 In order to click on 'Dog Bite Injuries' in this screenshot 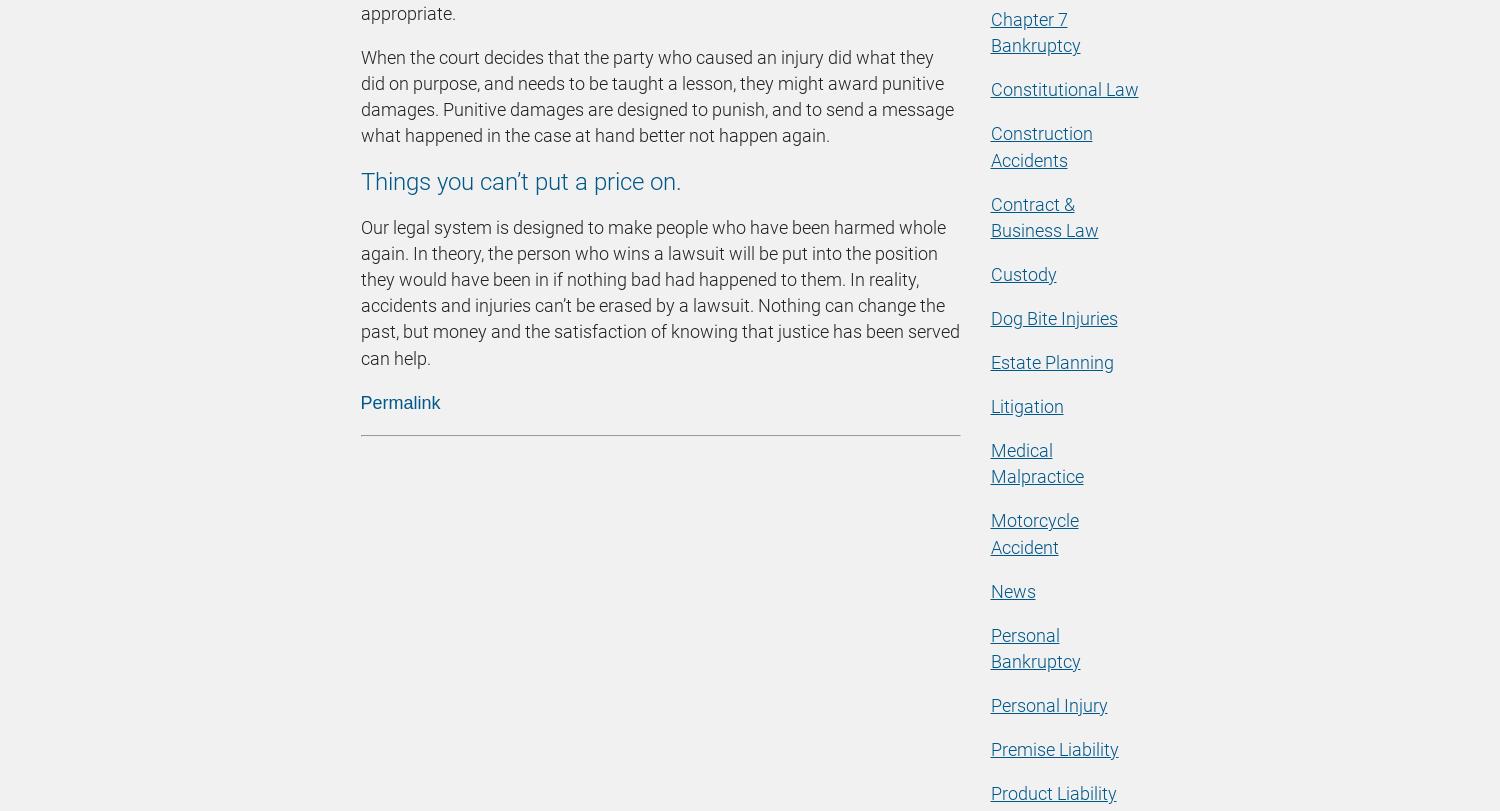, I will do `click(1053, 317)`.